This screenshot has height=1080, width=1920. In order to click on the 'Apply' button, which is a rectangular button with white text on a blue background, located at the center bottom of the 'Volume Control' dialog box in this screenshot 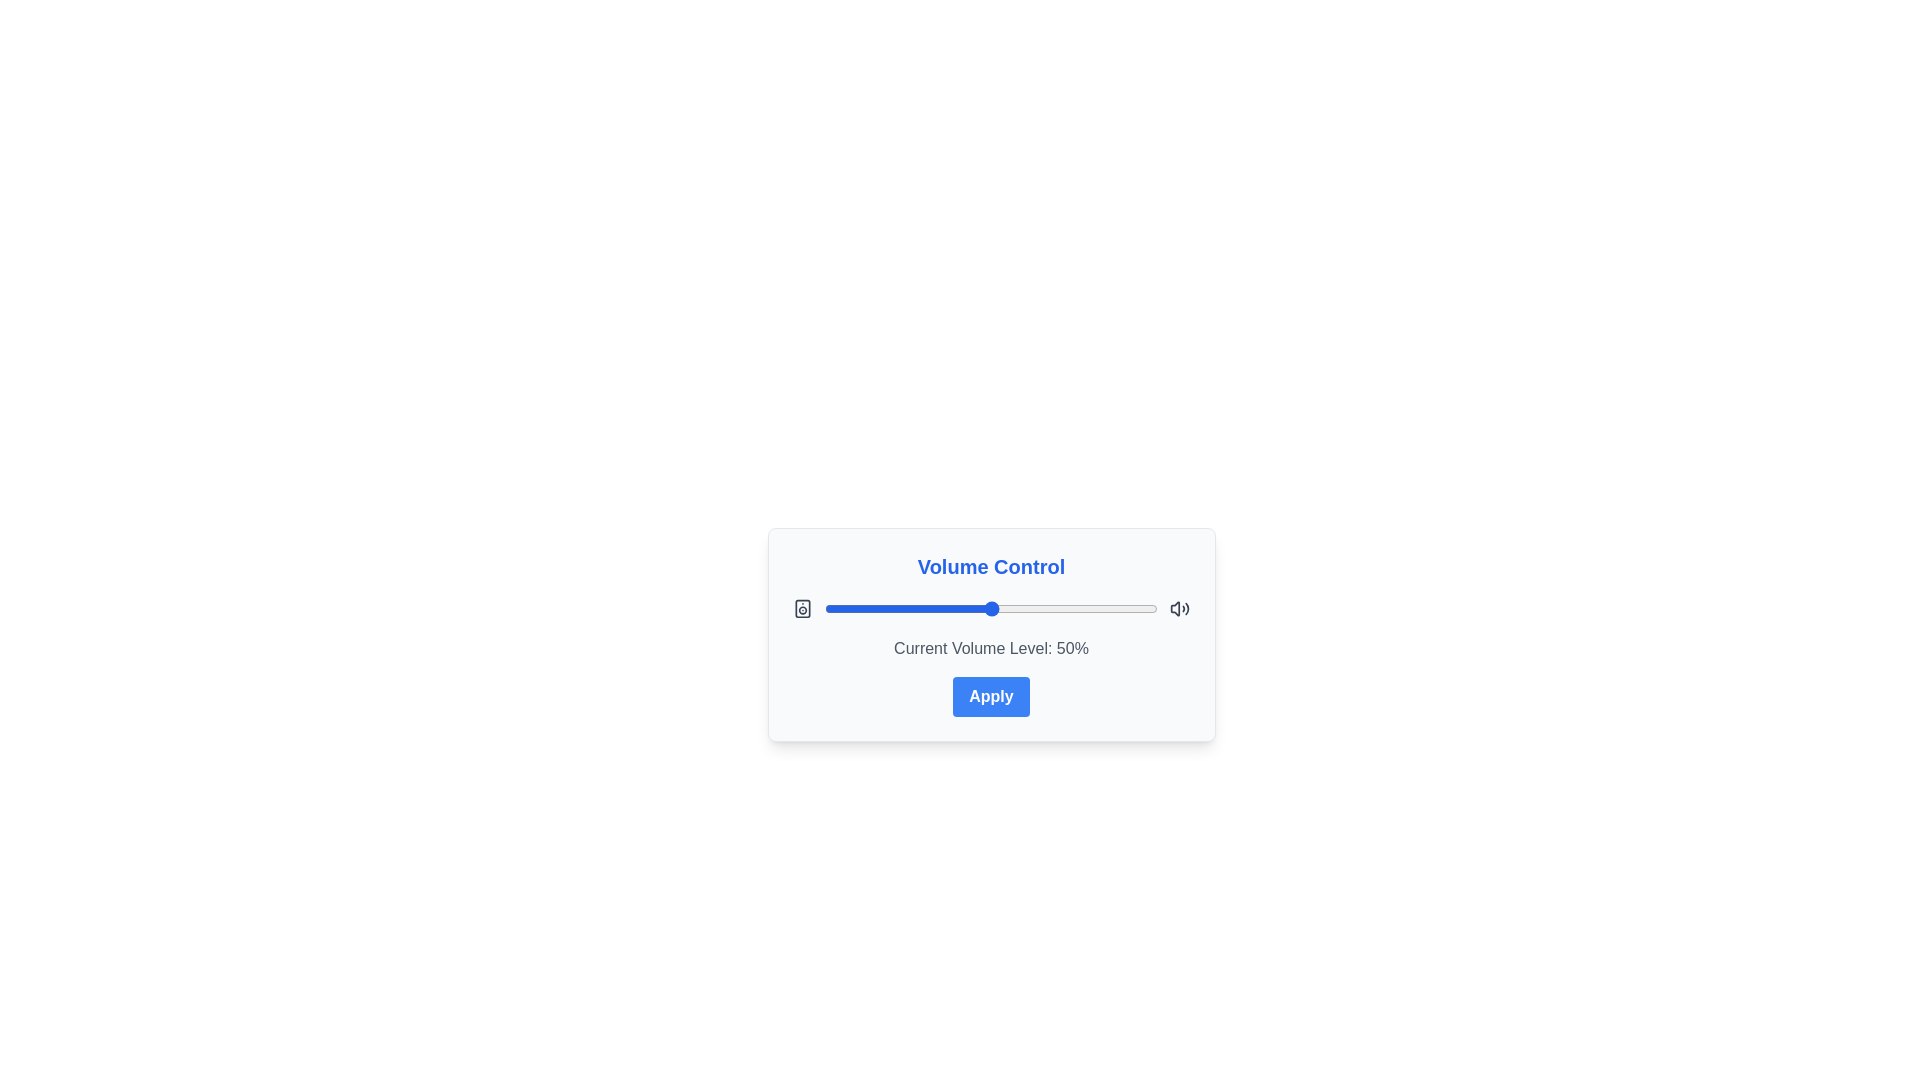, I will do `click(991, 696)`.